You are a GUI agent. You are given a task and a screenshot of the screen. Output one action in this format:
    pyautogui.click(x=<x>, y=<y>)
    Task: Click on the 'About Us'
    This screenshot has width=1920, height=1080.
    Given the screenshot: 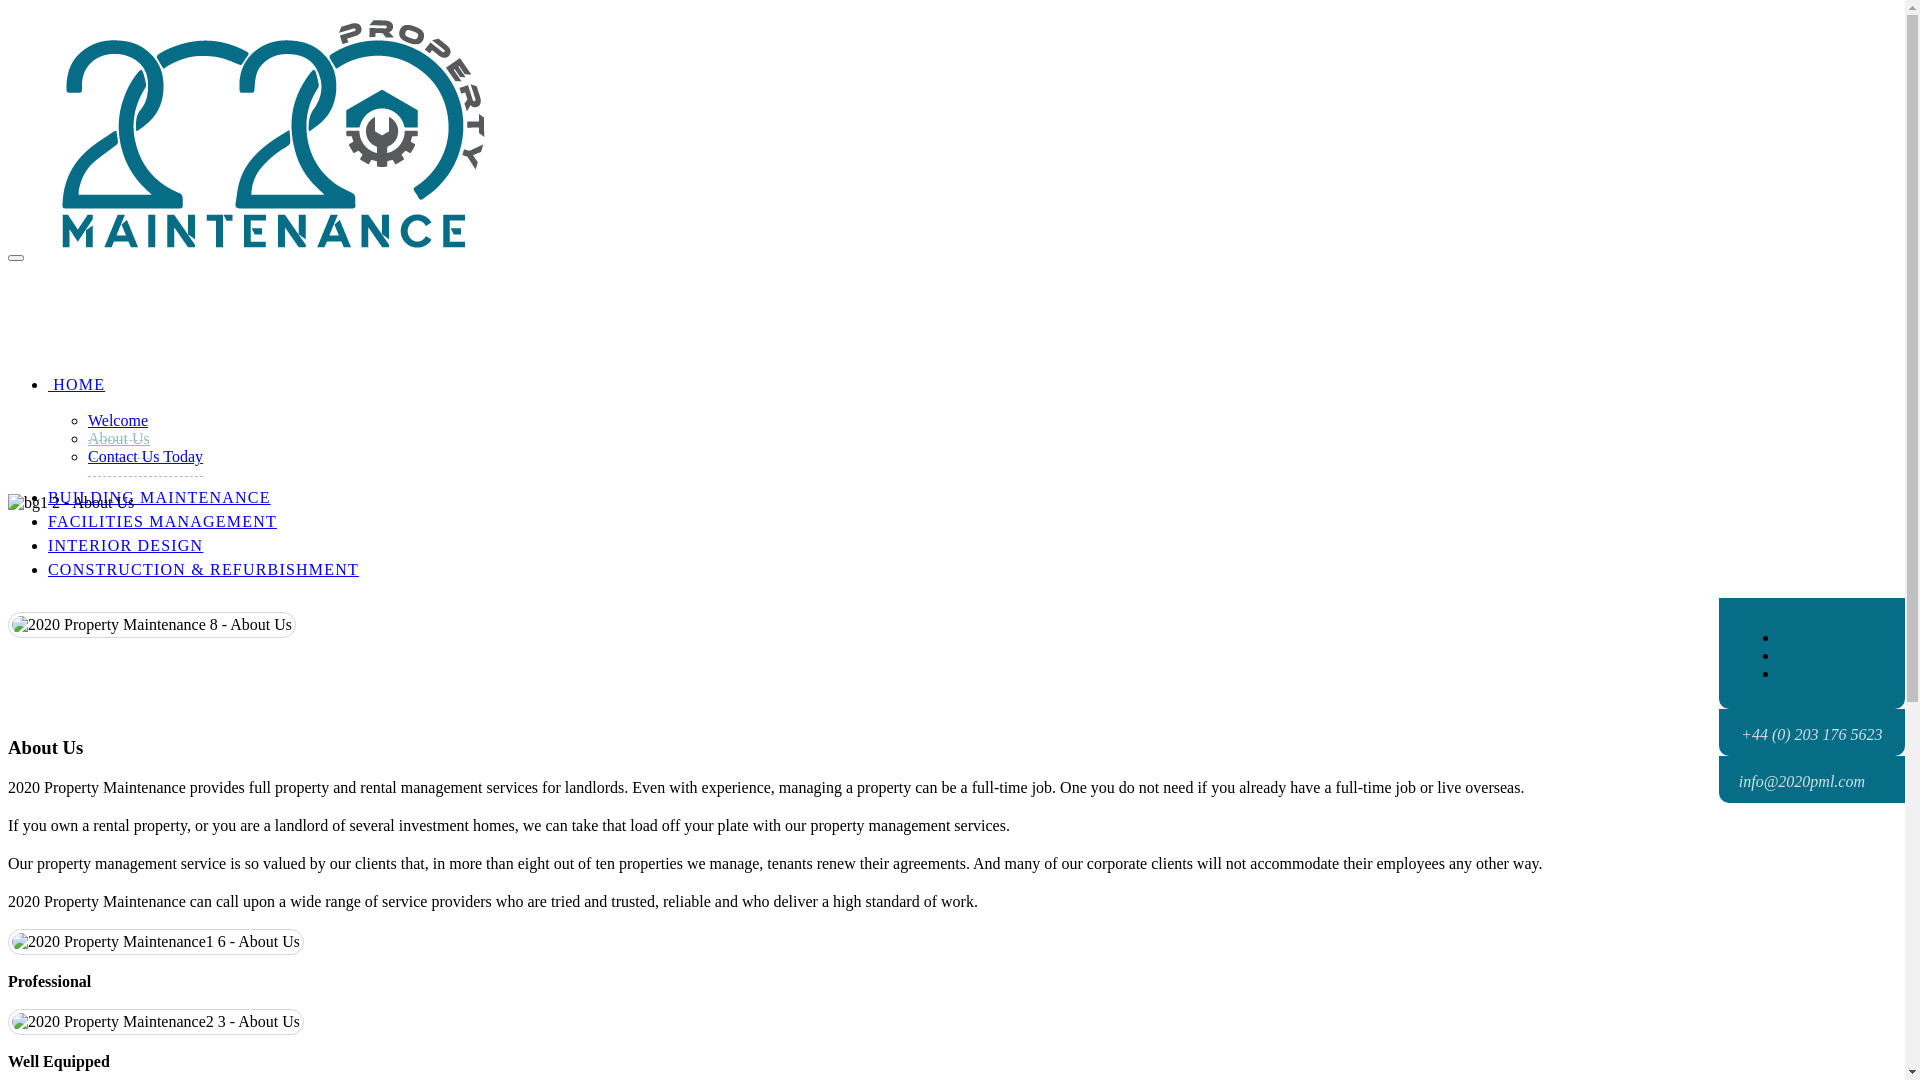 What is the action you would take?
    pyautogui.click(x=118, y=438)
    